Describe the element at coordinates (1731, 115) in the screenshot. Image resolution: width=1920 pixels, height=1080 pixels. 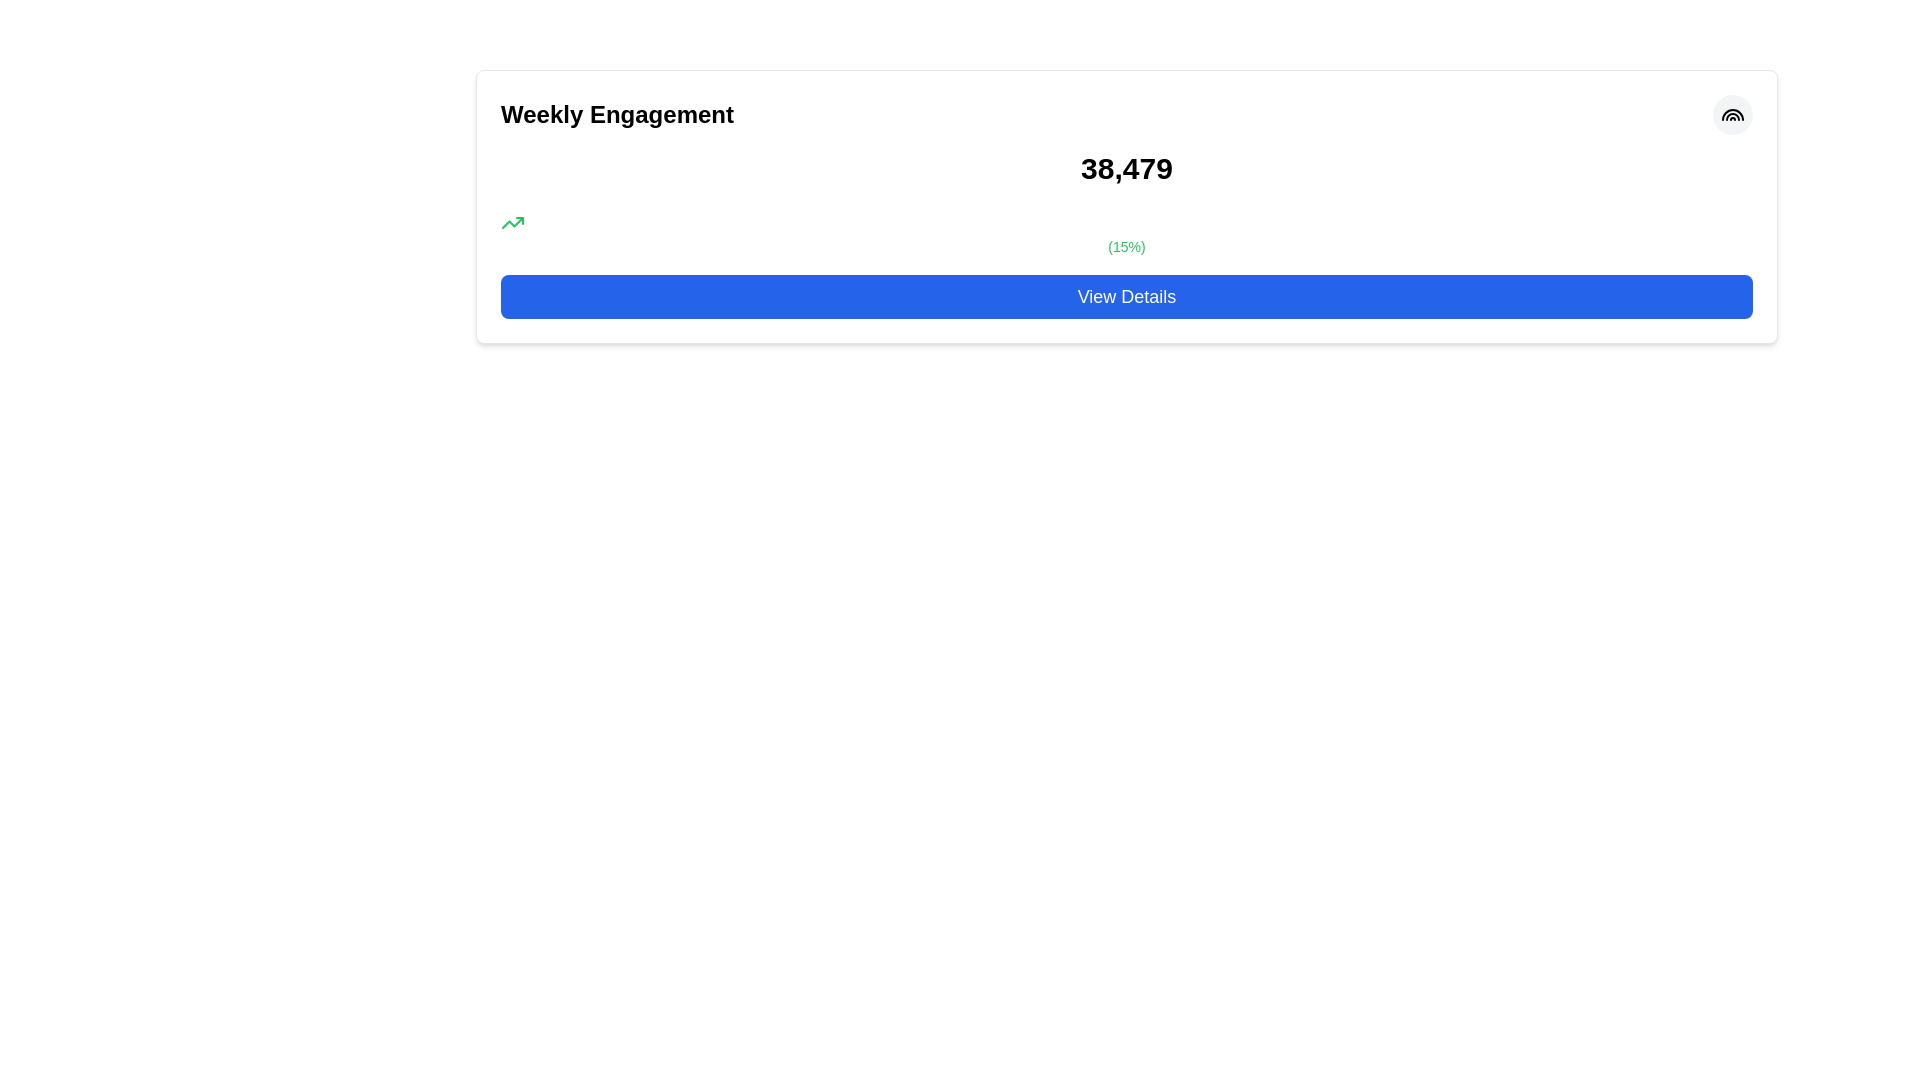
I see `the outermost arc of the rainbow-style SVG icon located at the top right corner of the card-like widget` at that location.